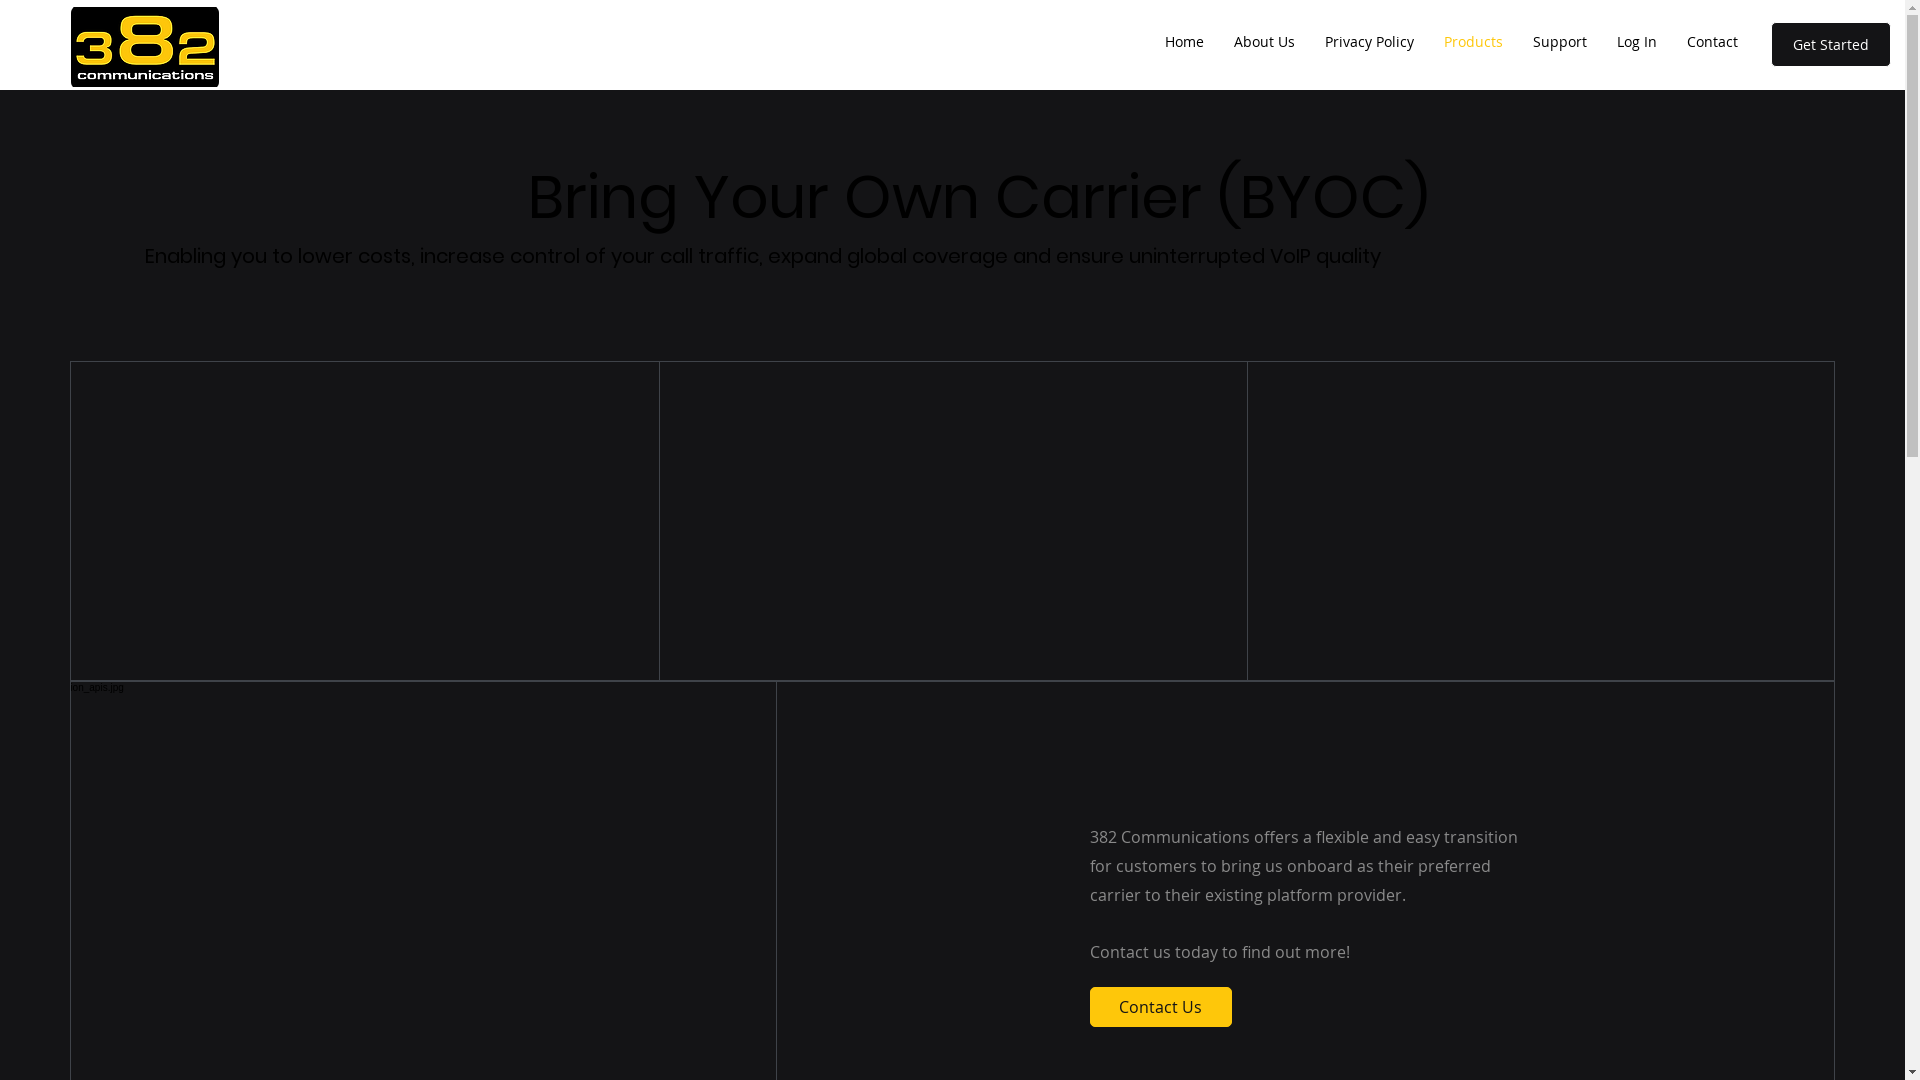 This screenshot has width=1920, height=1080. What do you see at coordinates (1150, 42) in the screenshot?
I see `'Home'` at bounding box center [1150, 42].